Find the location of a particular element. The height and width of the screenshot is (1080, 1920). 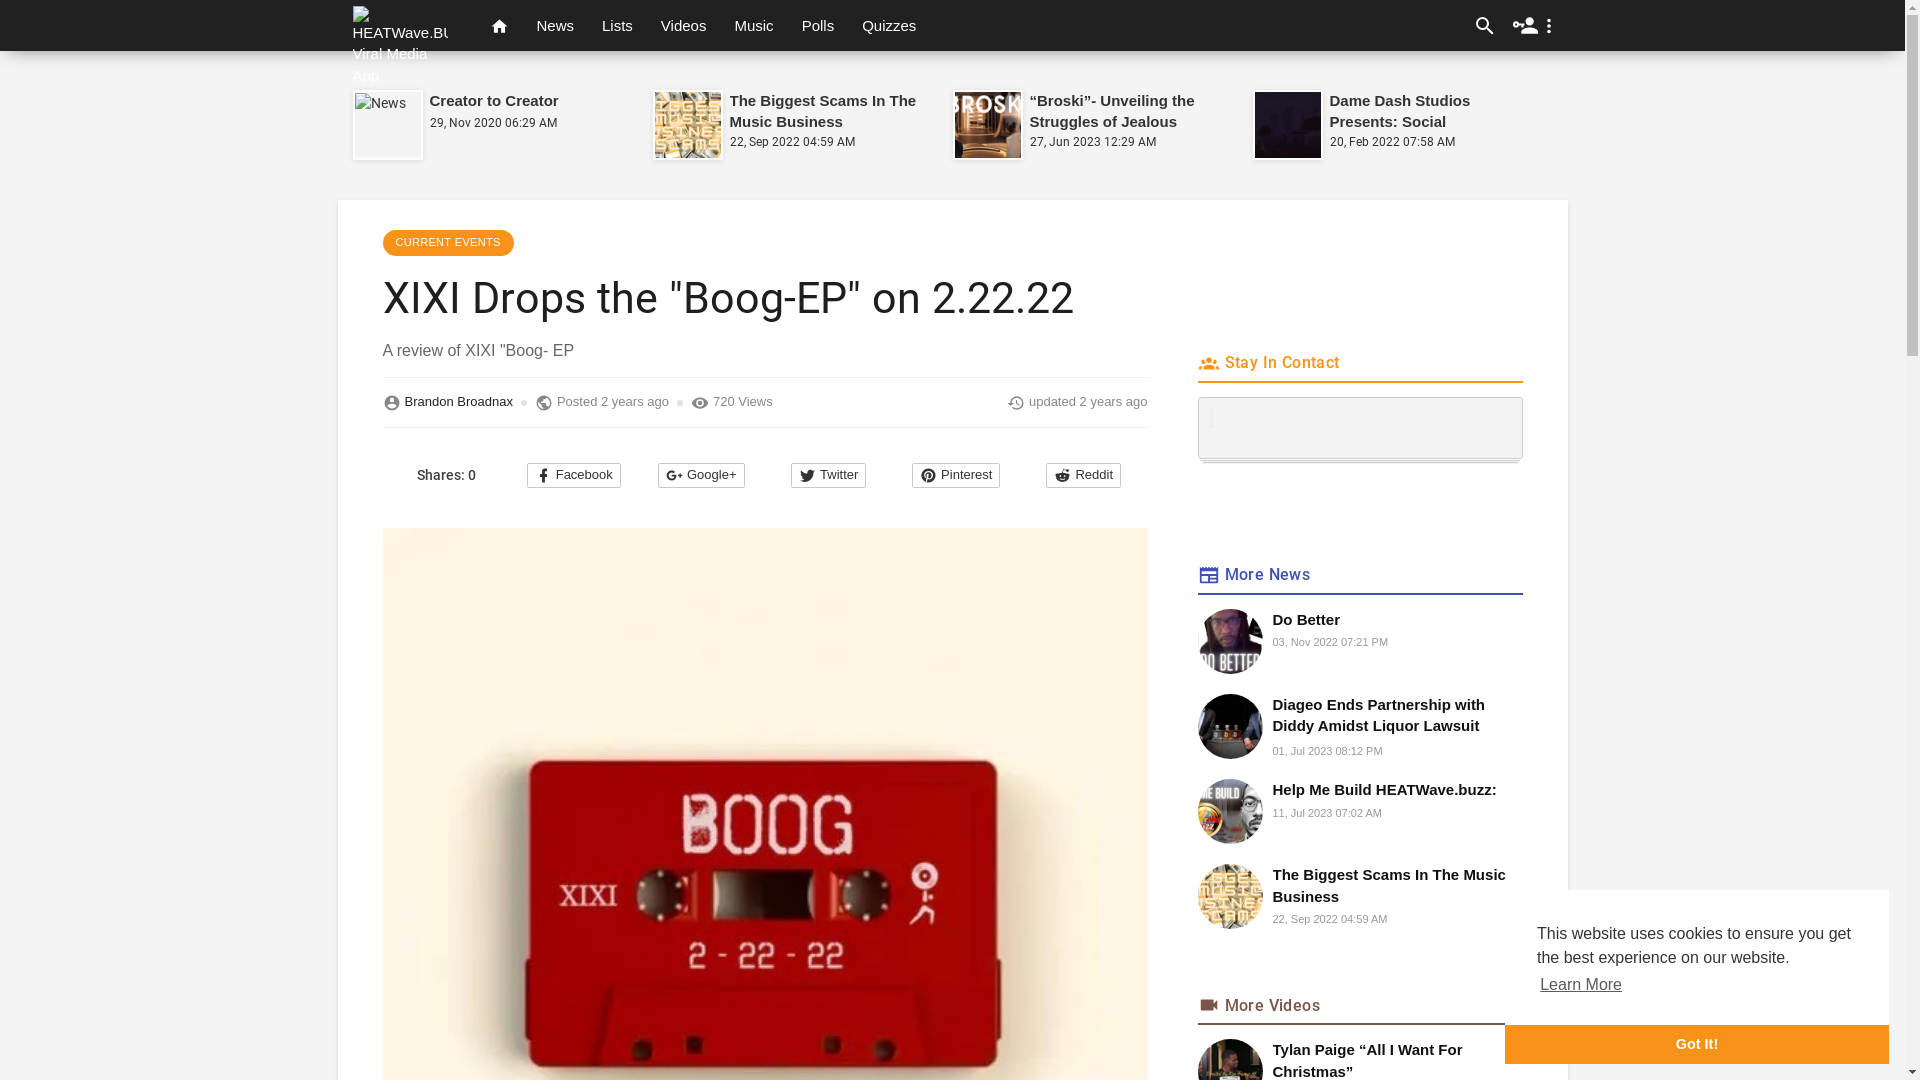

'Polls' is located at coordinates (818, 25).